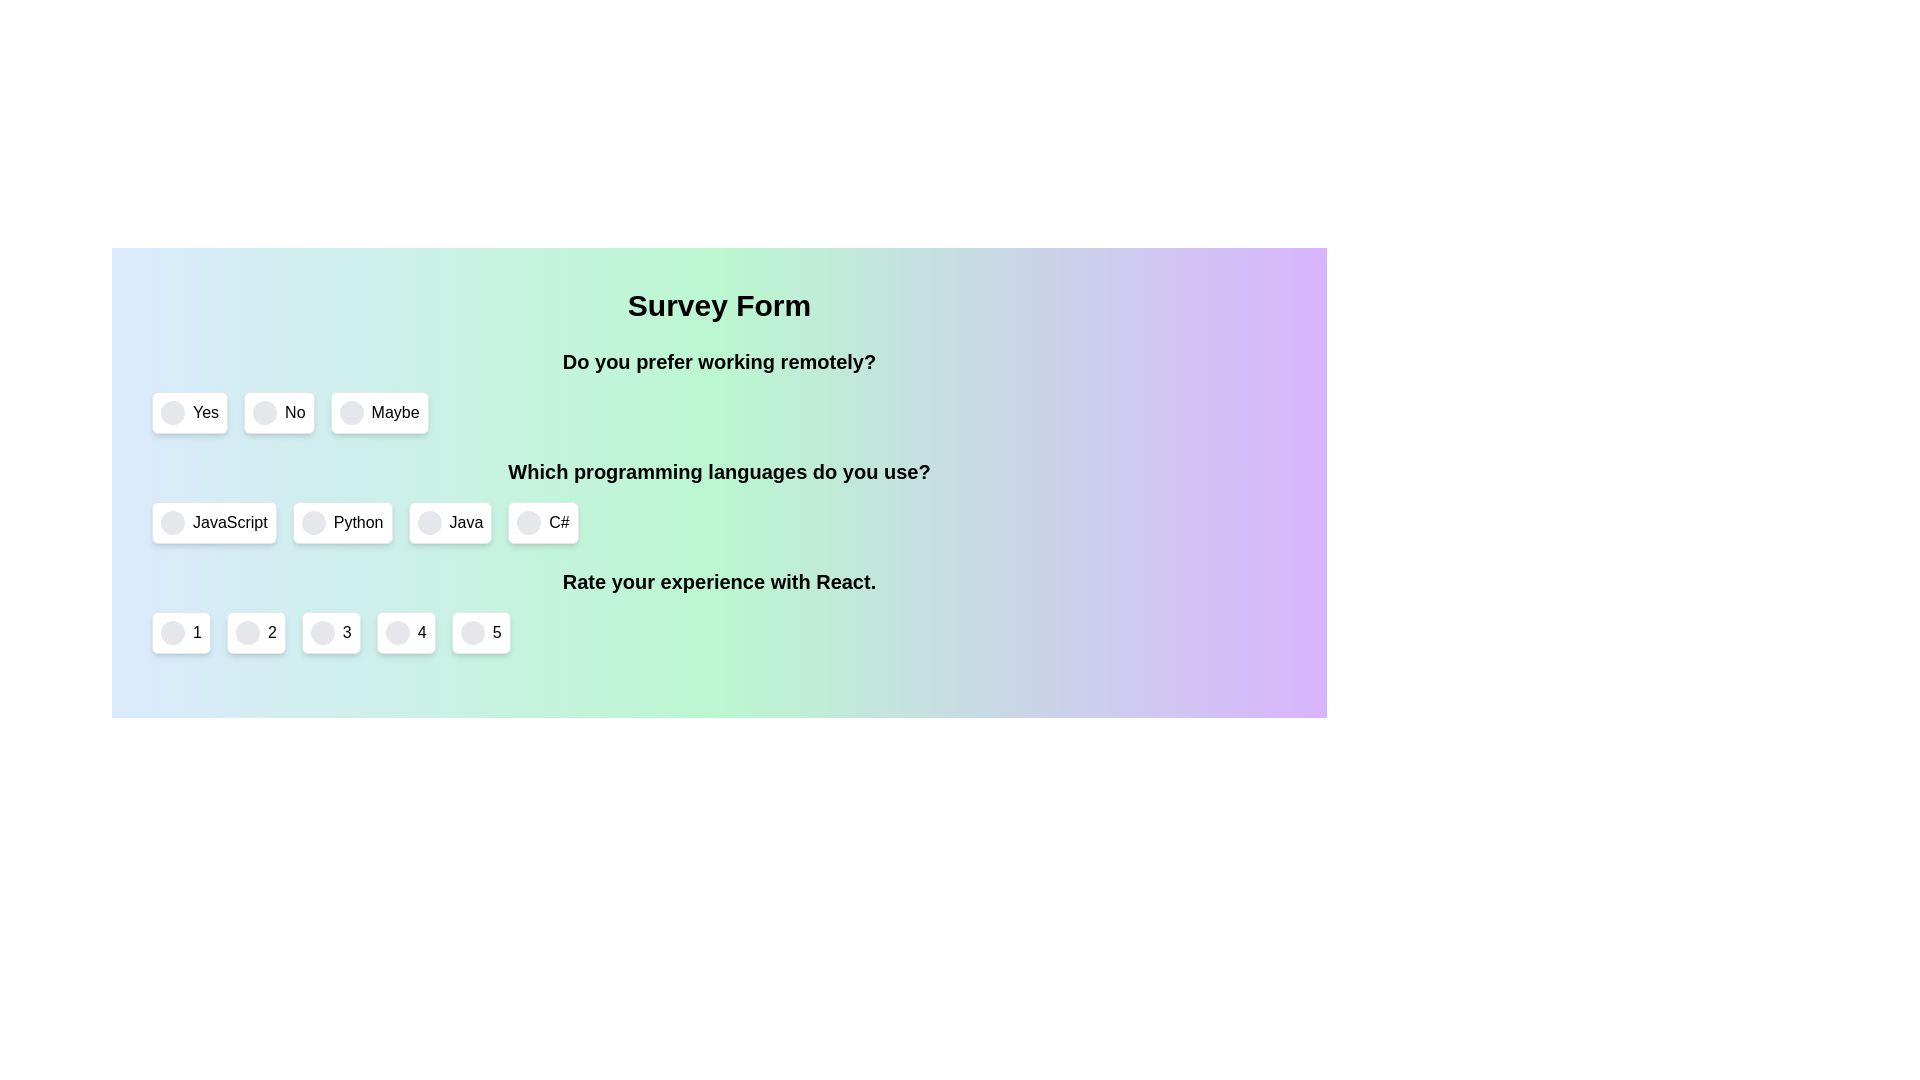 Image resolution: width=1920 pixels, height=1080 pixels. I want to click on the text label displaying 'JavaScript', which is associated with a circular checkbox as the second option under the 'Which programming languages do you use?' question, so click(230, 522).